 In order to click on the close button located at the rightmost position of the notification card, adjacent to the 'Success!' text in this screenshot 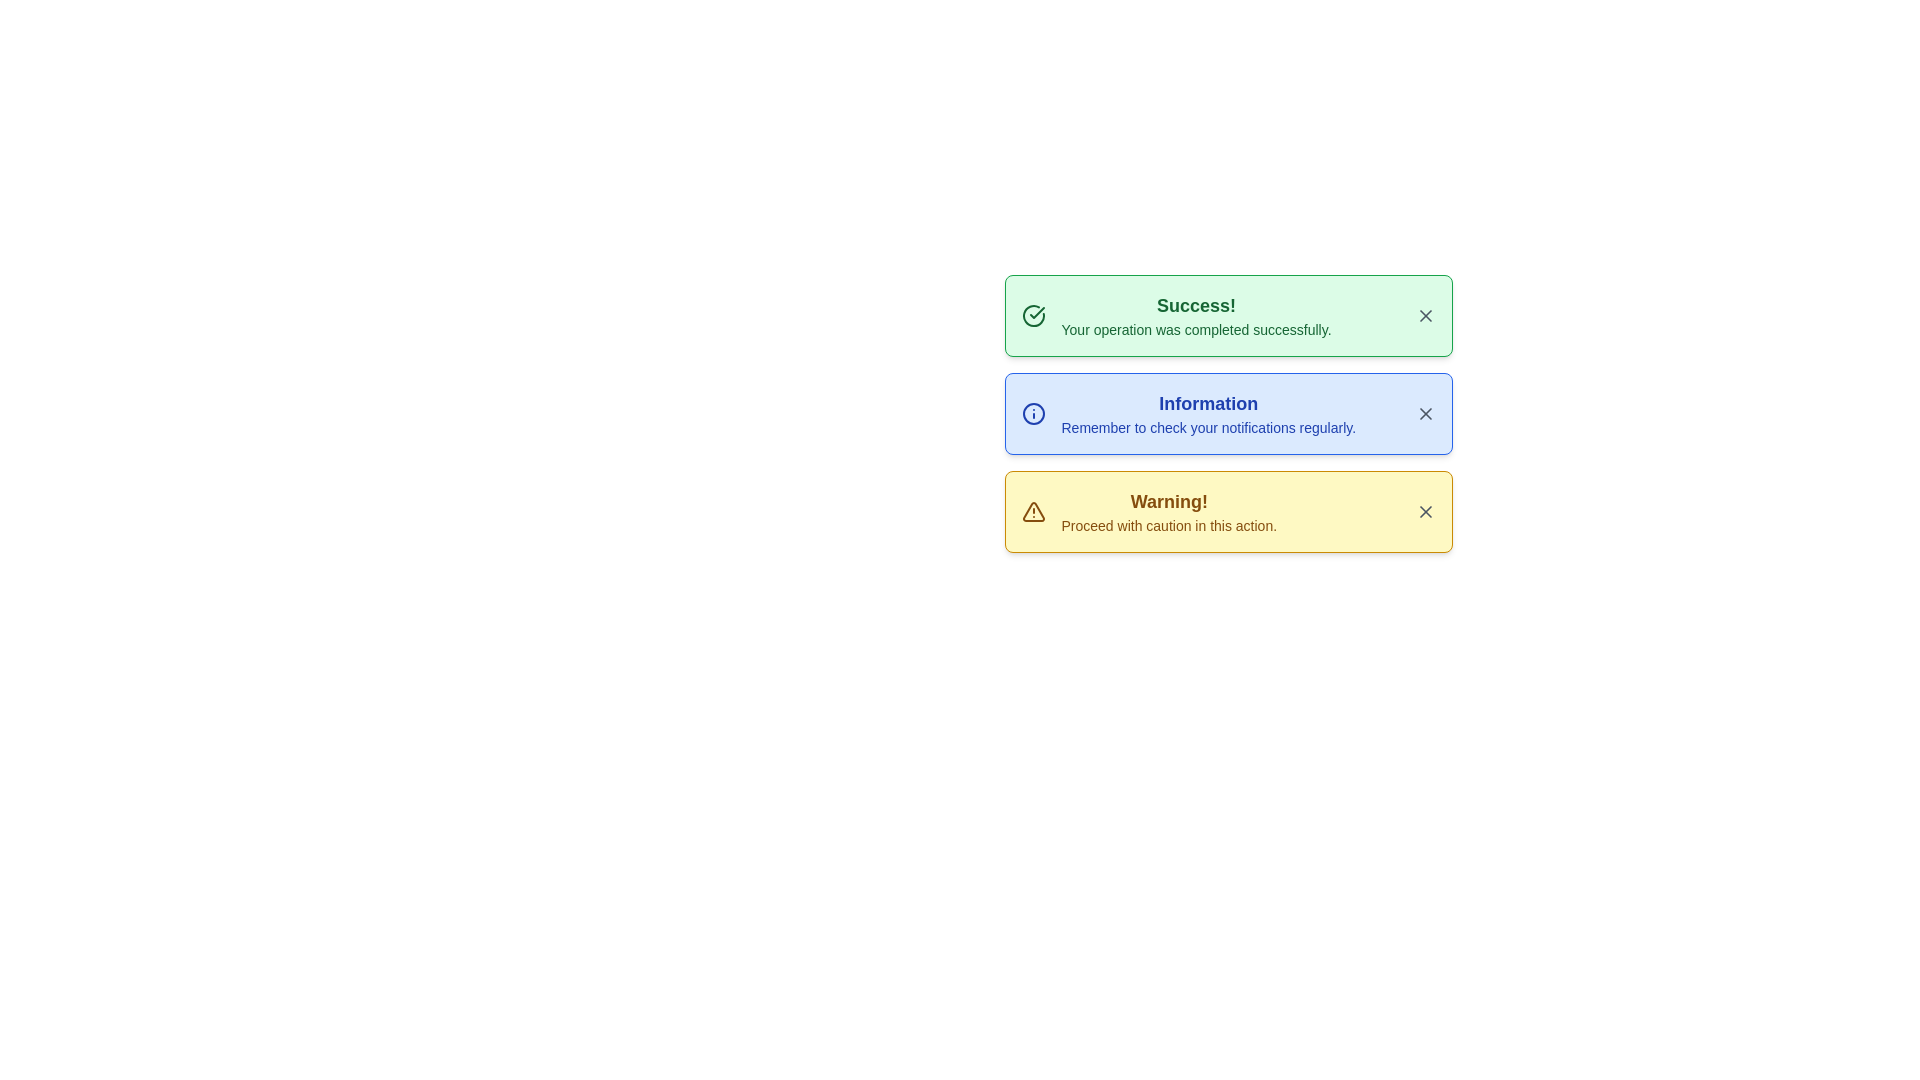, I will do `click(1424, 315)`.